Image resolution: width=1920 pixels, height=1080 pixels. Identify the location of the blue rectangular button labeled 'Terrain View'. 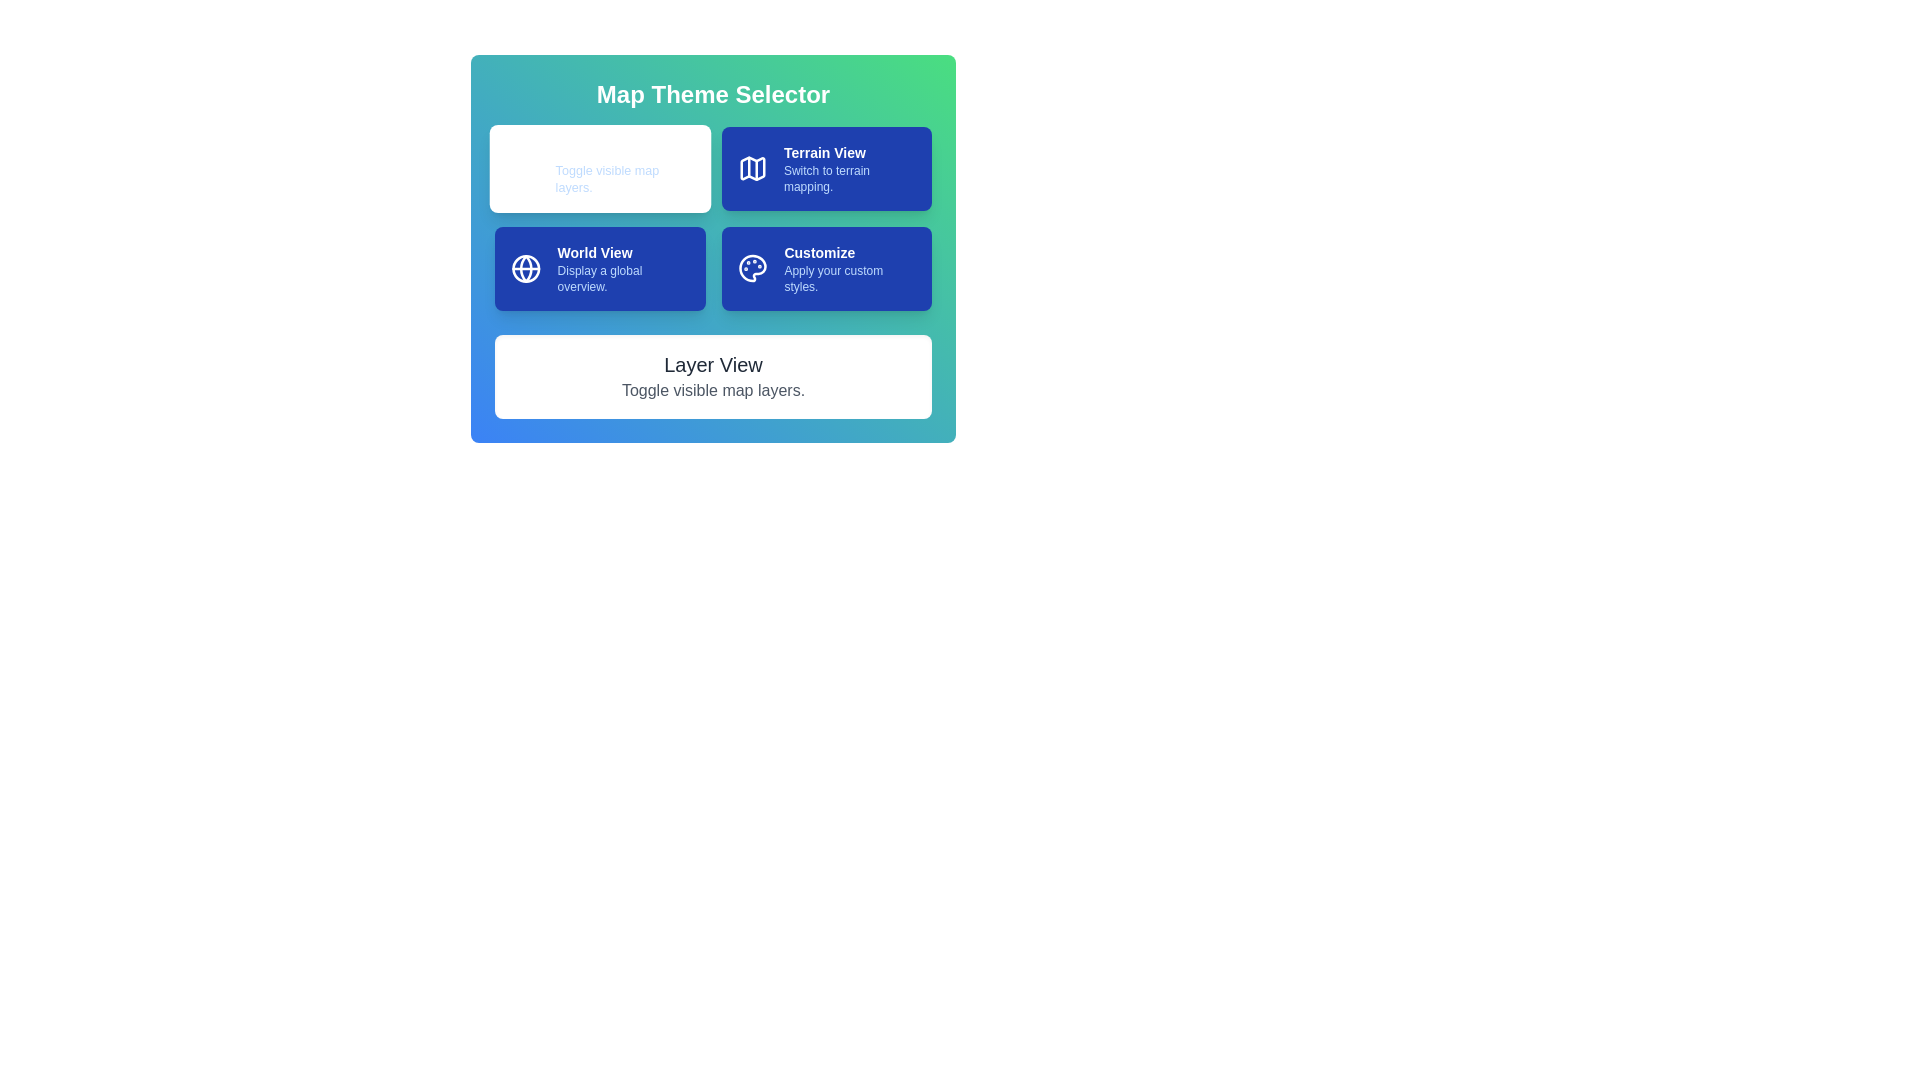
(826, 168).